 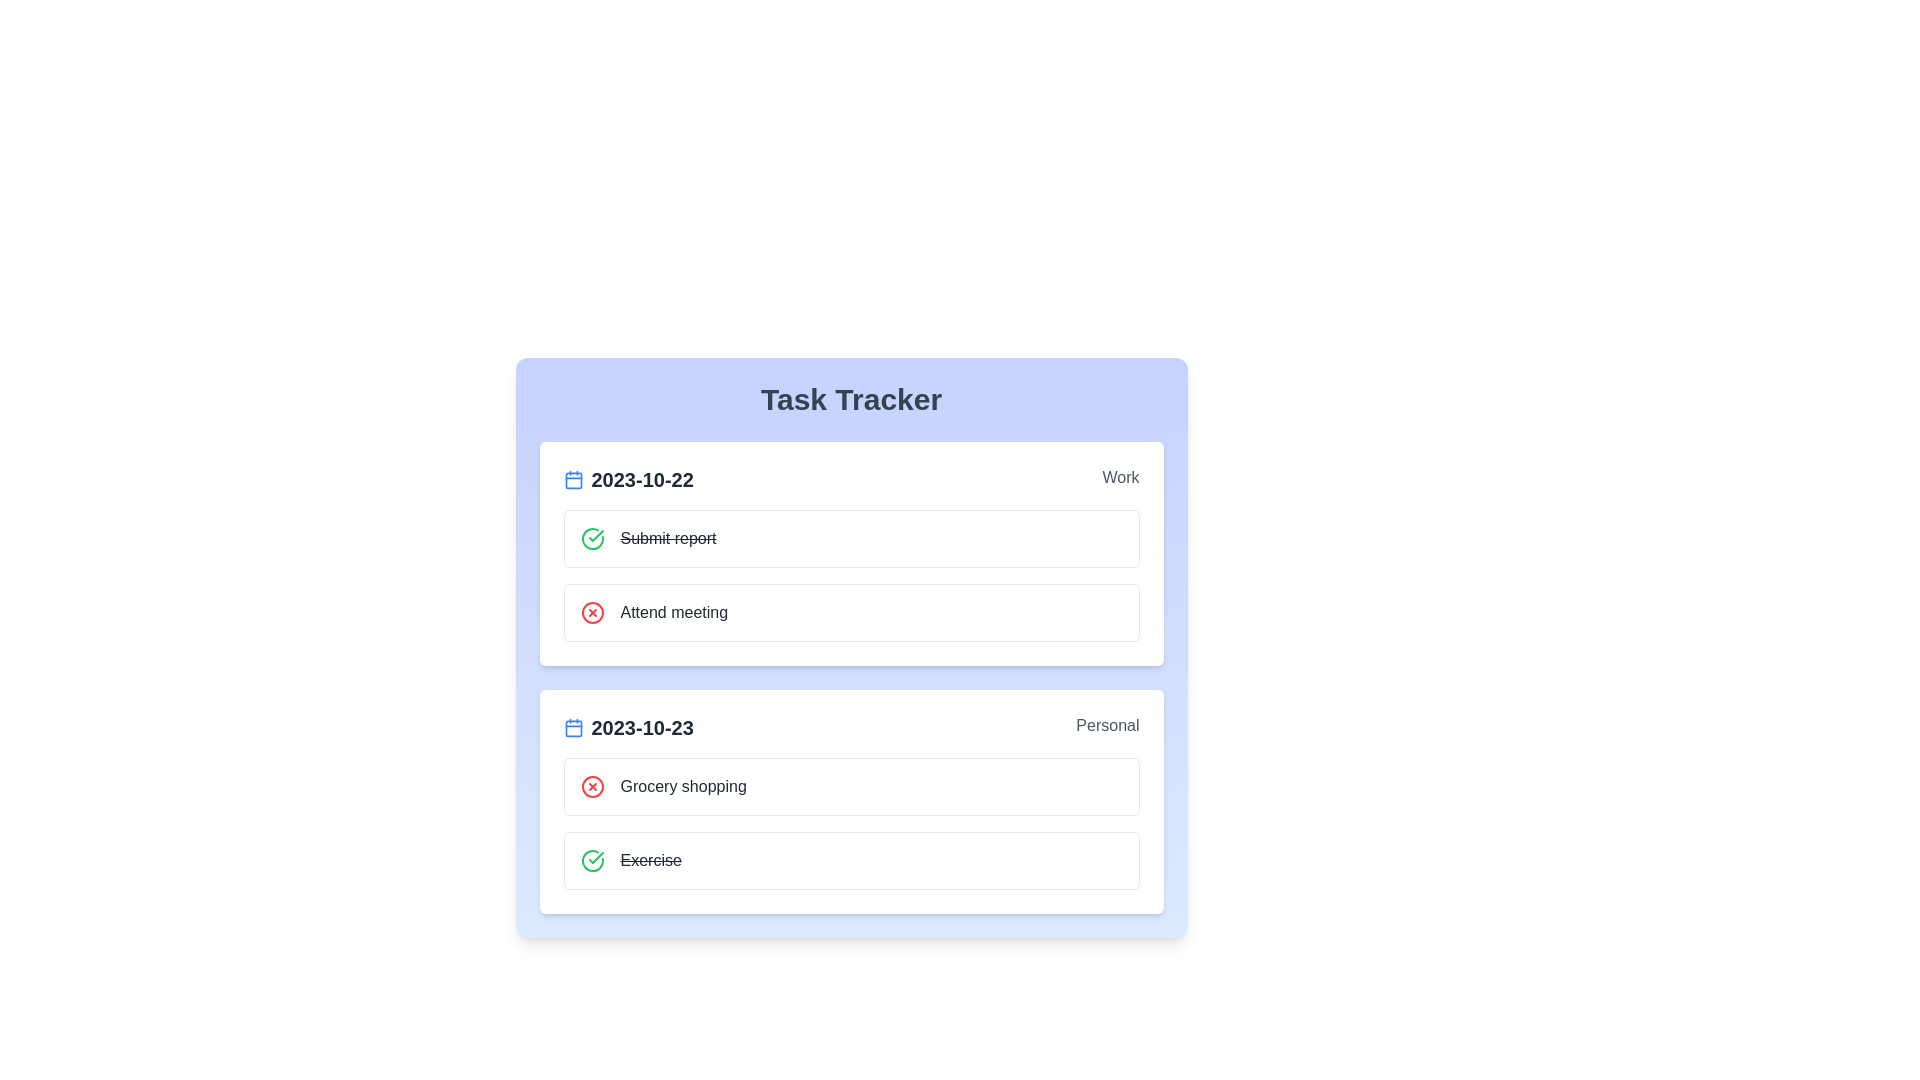 What do you see at coordinates (591, 538) in the screenshot?
I see `the icon corresponding to Submit report to display its tooltip` at bounding box center [591, 538].